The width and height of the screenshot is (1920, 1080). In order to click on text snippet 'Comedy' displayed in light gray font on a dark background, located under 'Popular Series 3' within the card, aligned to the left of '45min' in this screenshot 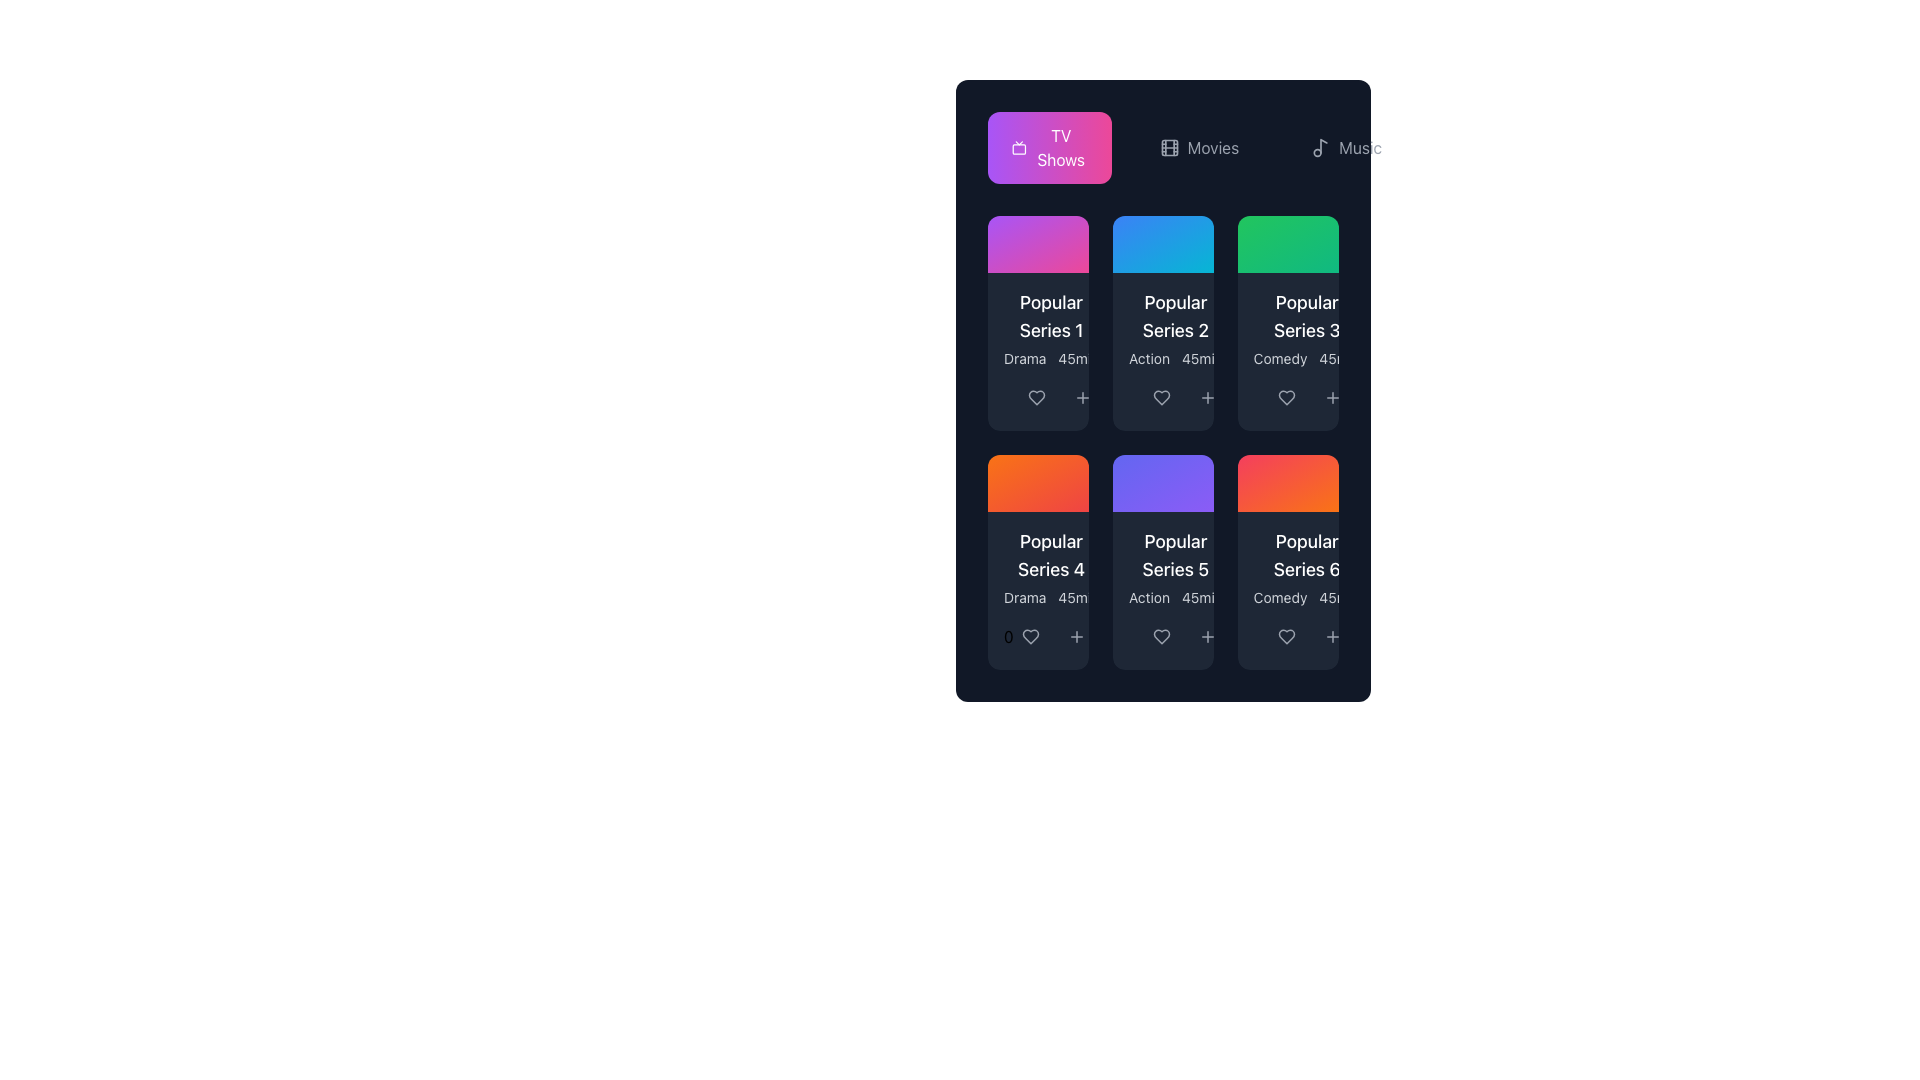, I will do `click(1280, 357)`.